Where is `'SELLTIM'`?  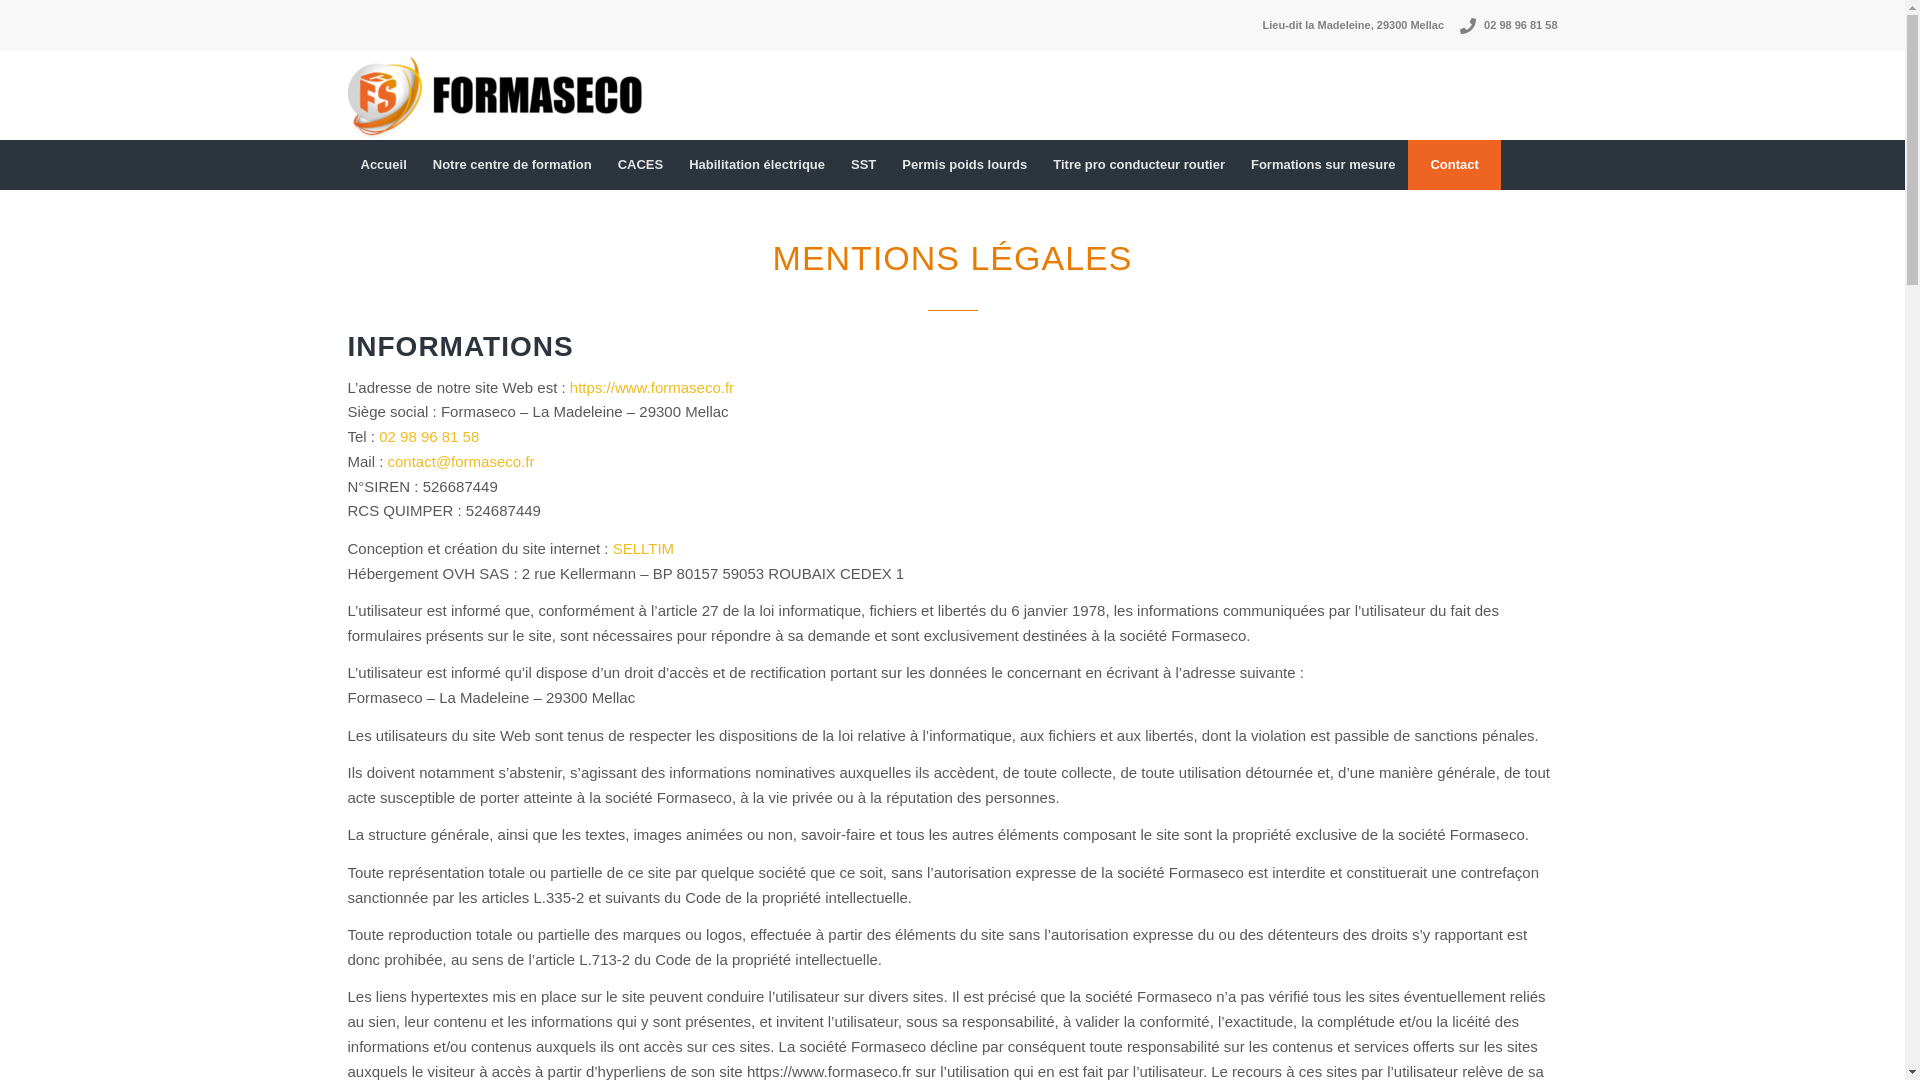
'SELLTIM' is located at coordinates (643, 548).